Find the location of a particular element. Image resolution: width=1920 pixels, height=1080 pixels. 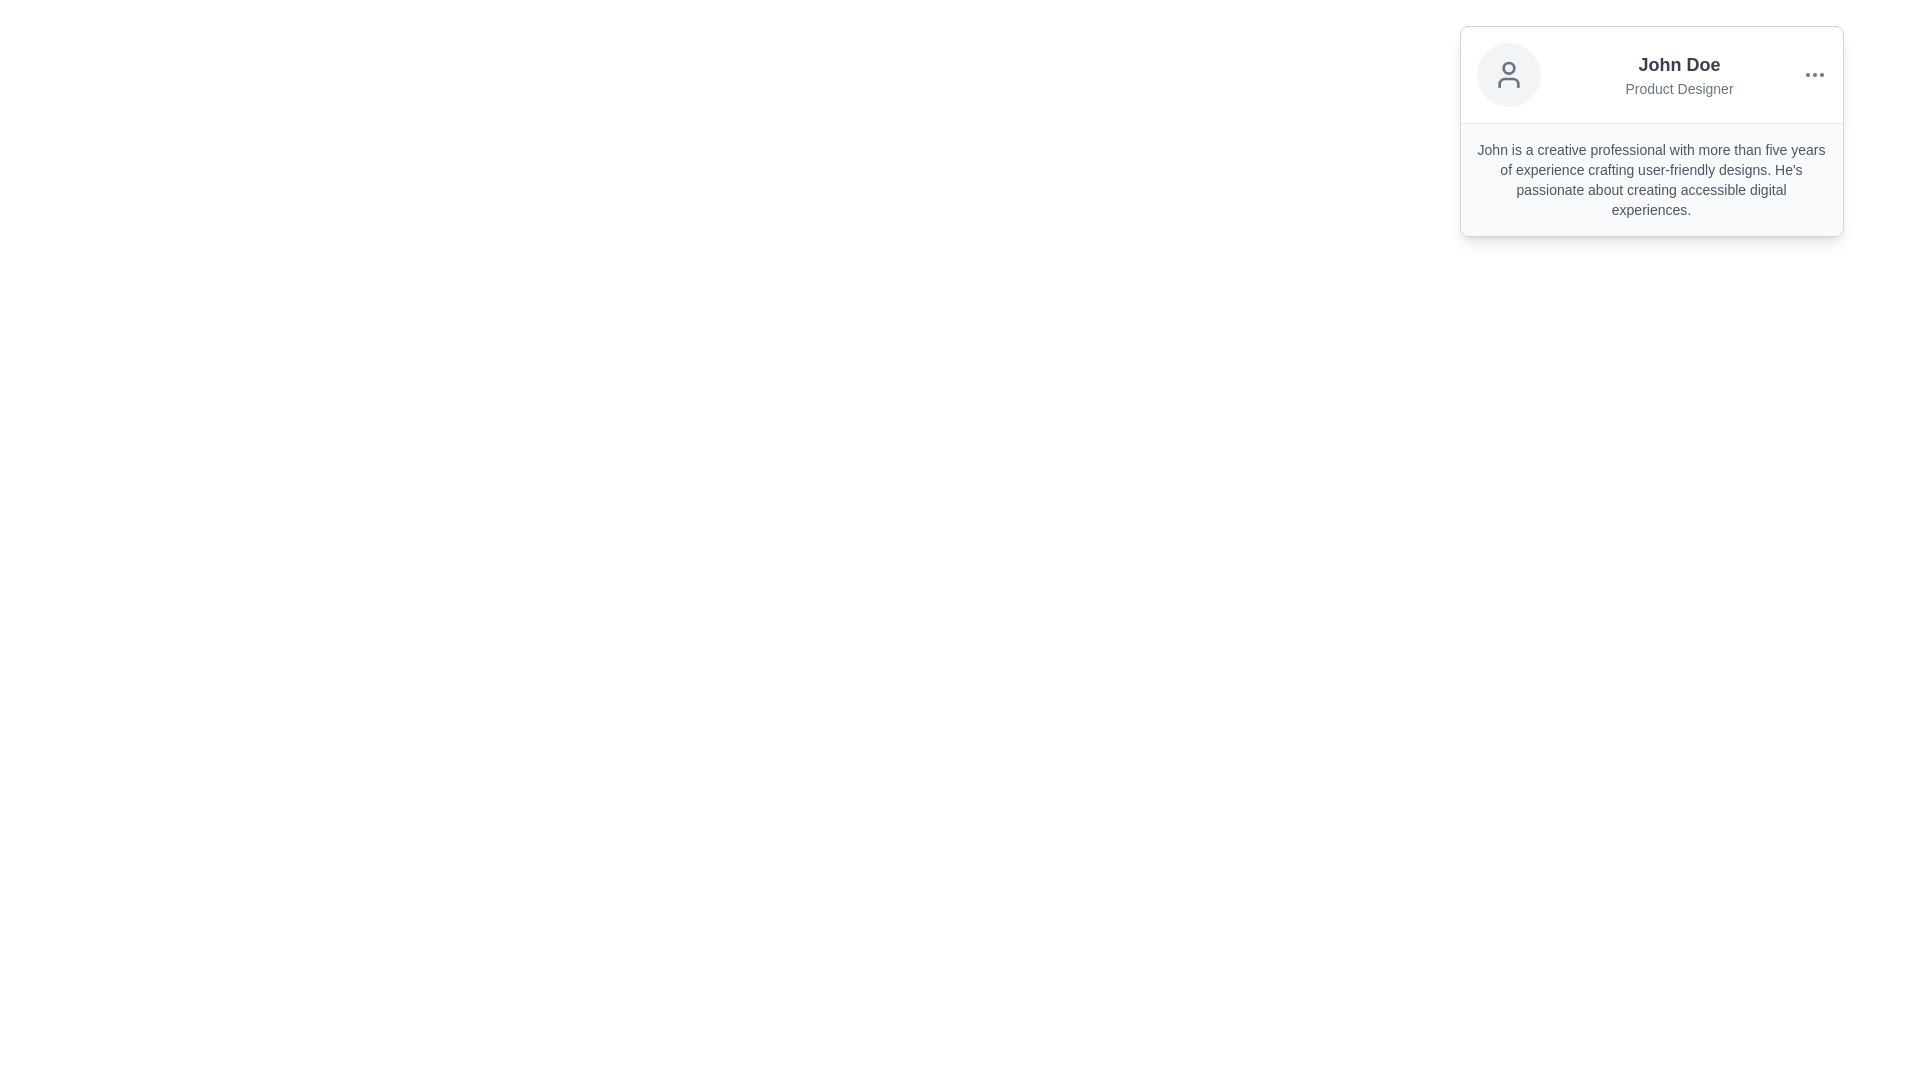

the text content area displaying 'John Doe' and 'Product Designer' in a profile card layout is located at coordinates (1679, 73).